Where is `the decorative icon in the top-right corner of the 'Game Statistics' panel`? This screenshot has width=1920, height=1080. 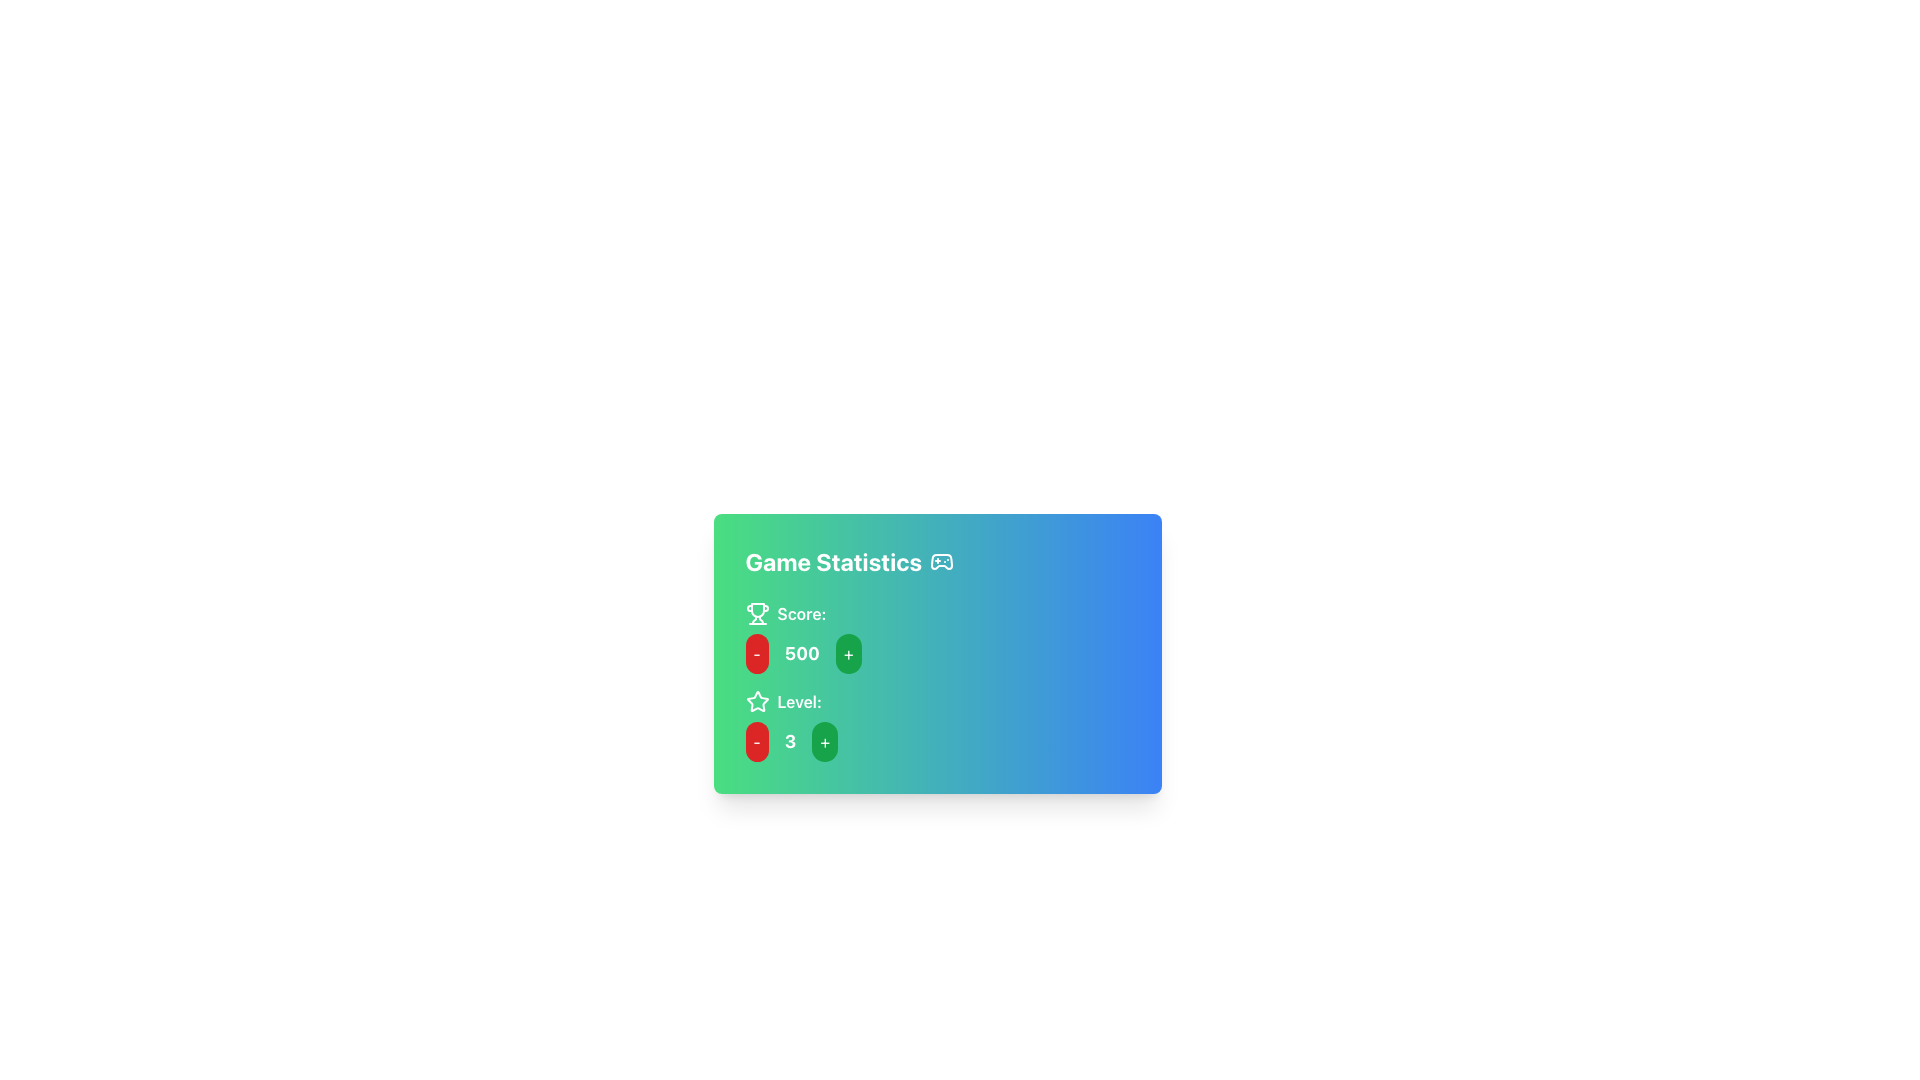 the decorative icon in the top-right corner of the 'Game Statistics' panel is located at coordinates (940, 562).